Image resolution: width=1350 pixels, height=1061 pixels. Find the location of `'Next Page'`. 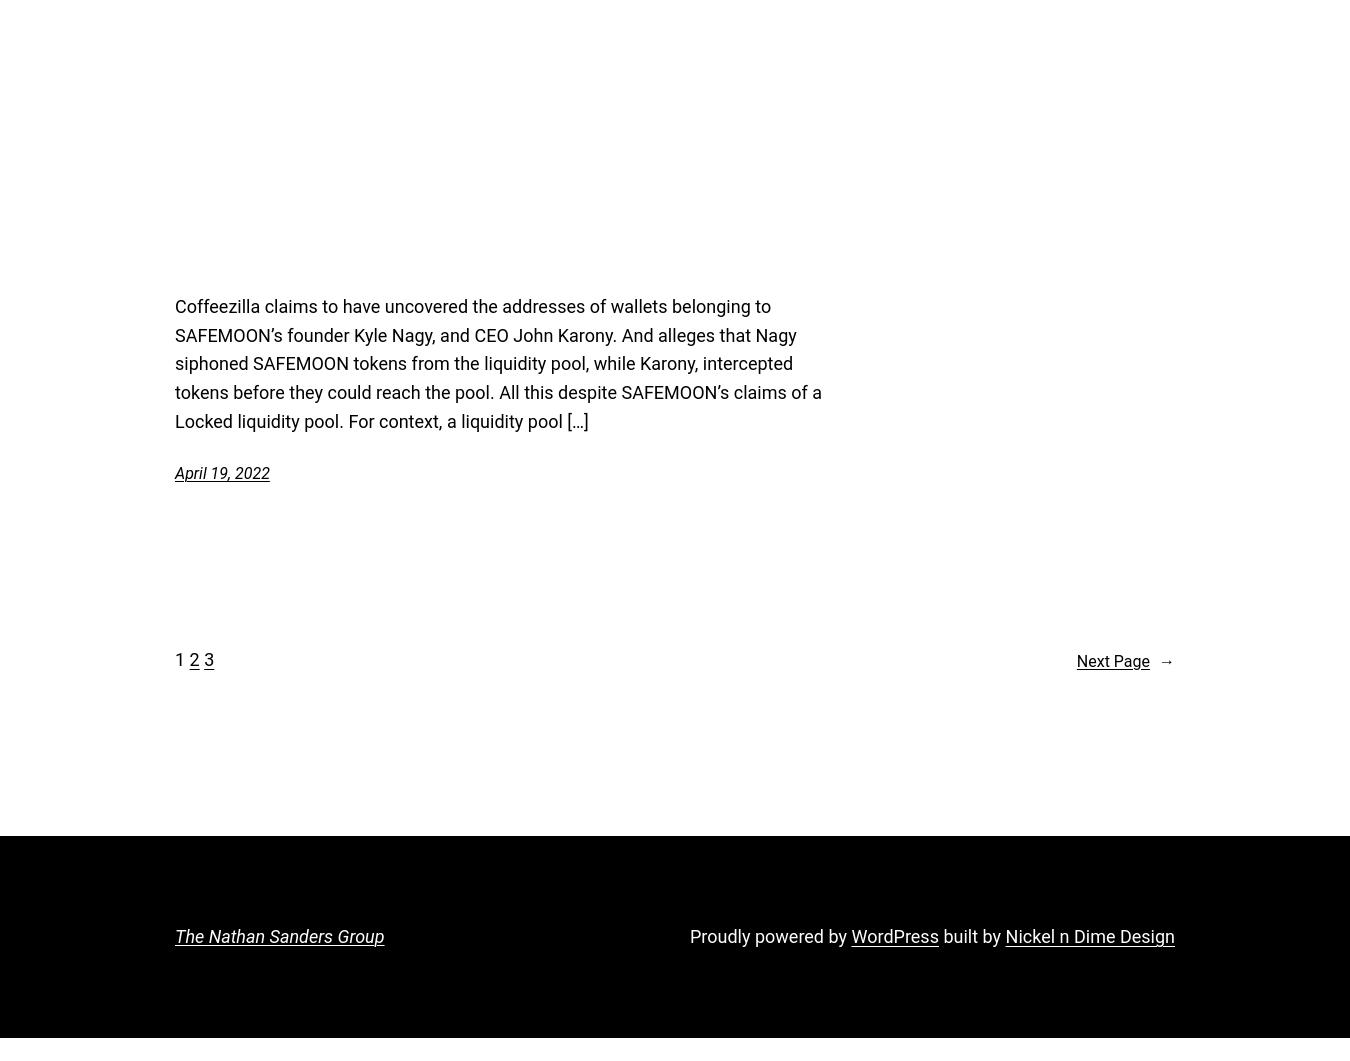

'Next Page' is located at coordinates (1075, 659).